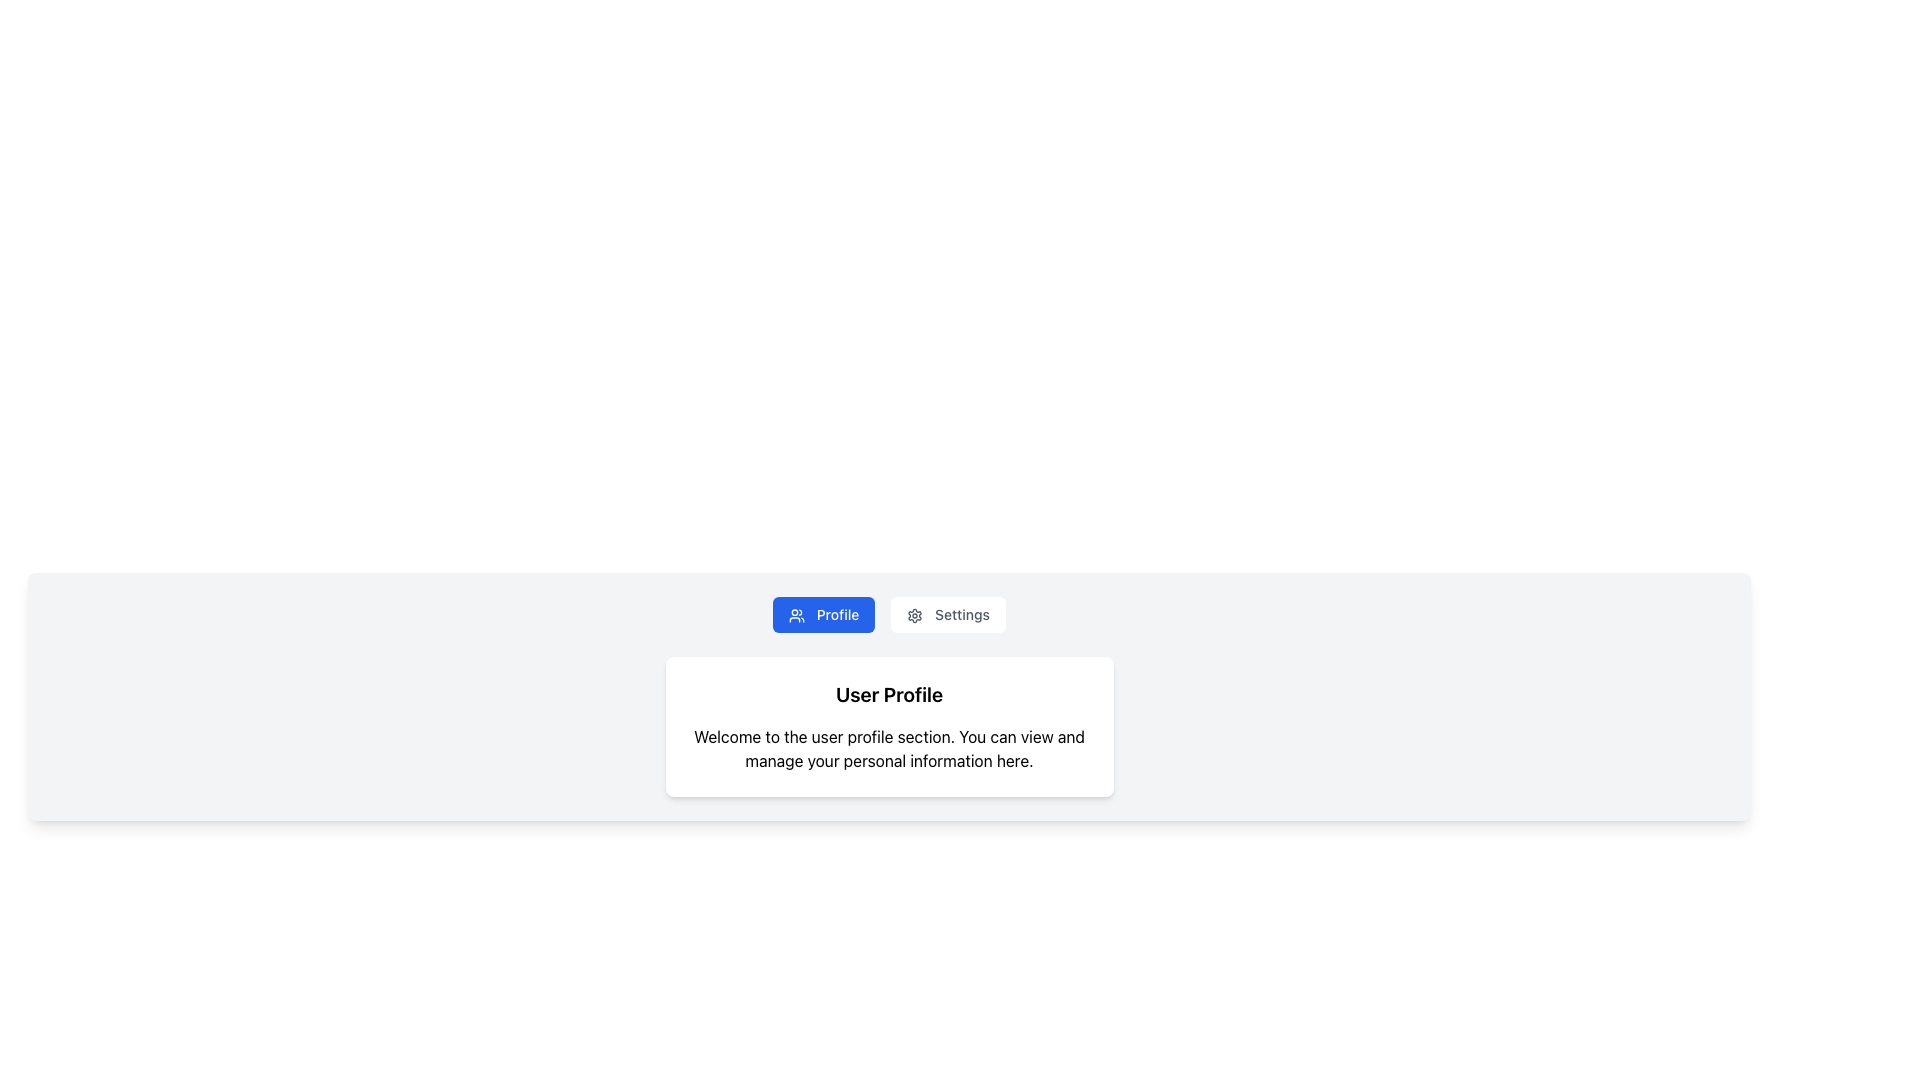 The width and height of the screenshot is (1920, 1080). Describe the element at coordinates (947, 613) in the screenshot. I see `the 'Settings' button` at that location.